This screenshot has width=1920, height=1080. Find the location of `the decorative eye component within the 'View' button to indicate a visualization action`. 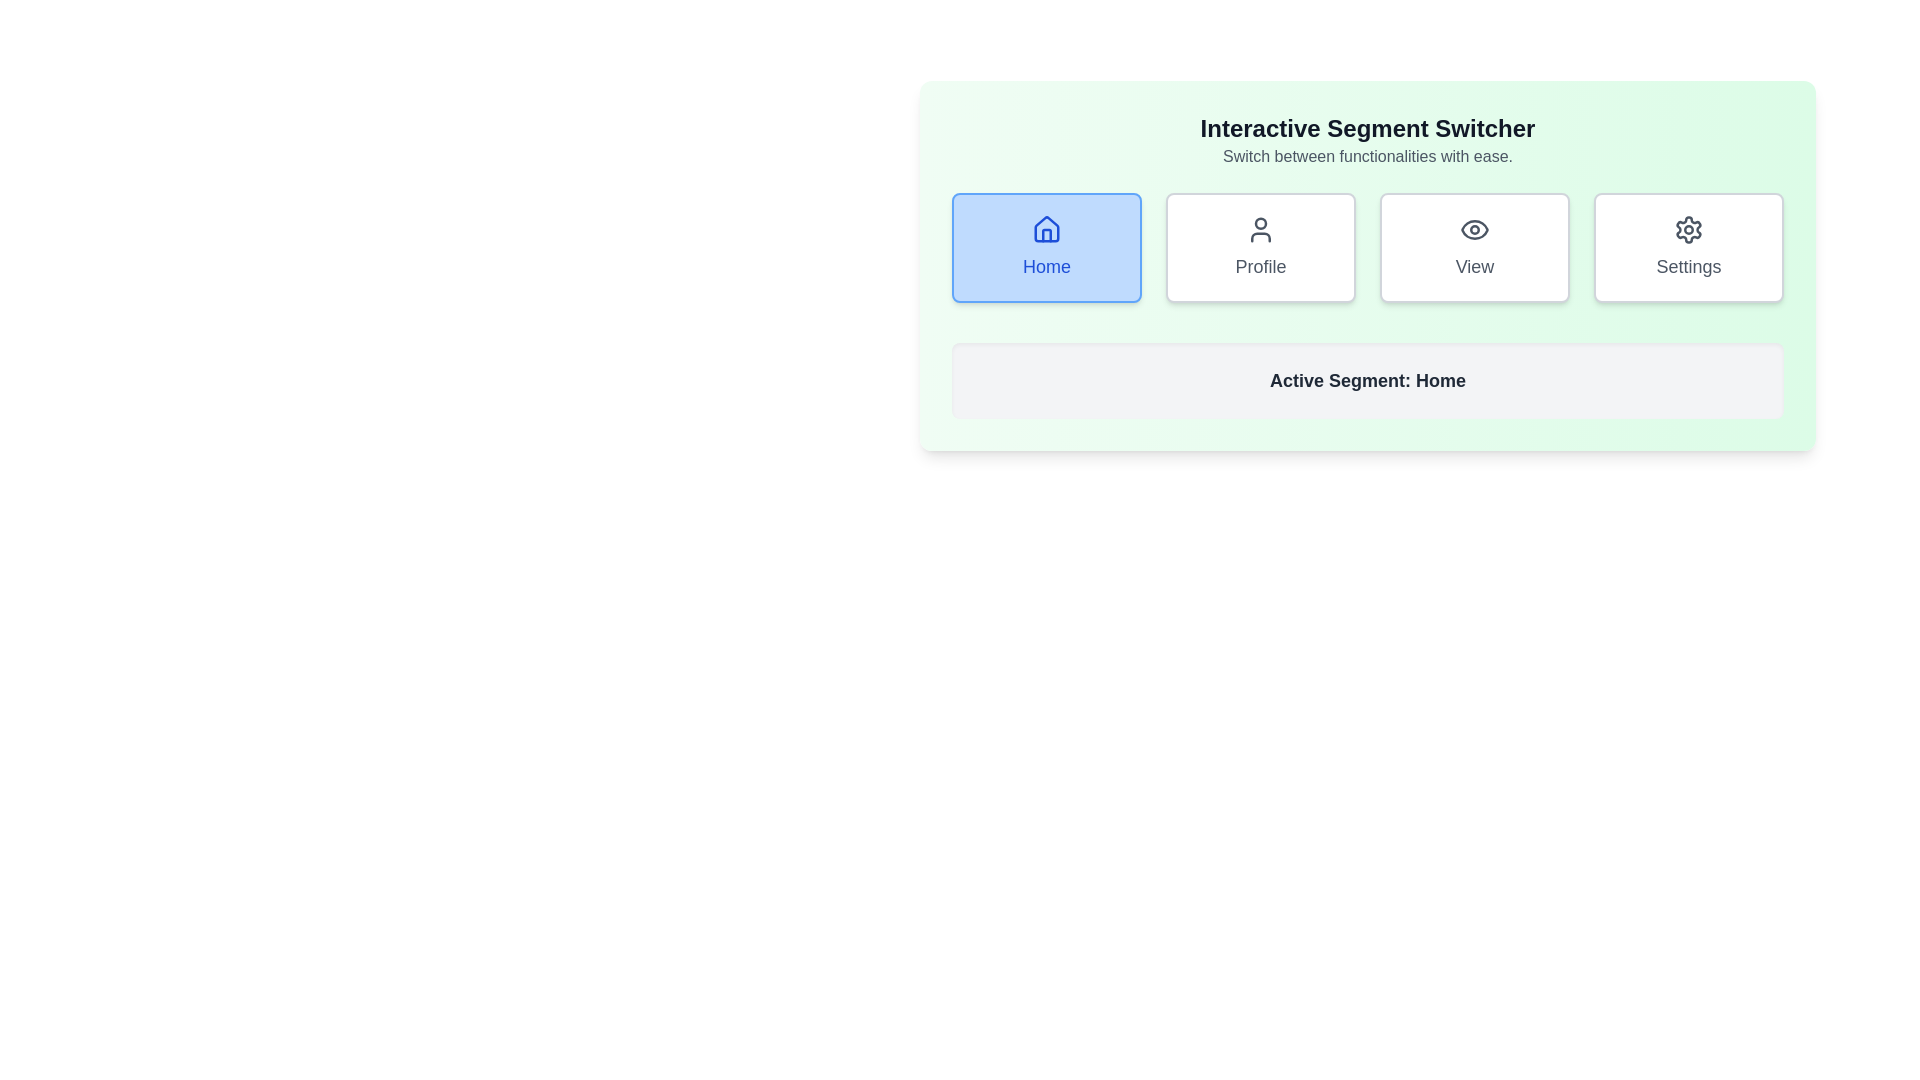

the decorative eye component within the 'View' button to indicate a visualization action is located at coordinates (1474, 227).